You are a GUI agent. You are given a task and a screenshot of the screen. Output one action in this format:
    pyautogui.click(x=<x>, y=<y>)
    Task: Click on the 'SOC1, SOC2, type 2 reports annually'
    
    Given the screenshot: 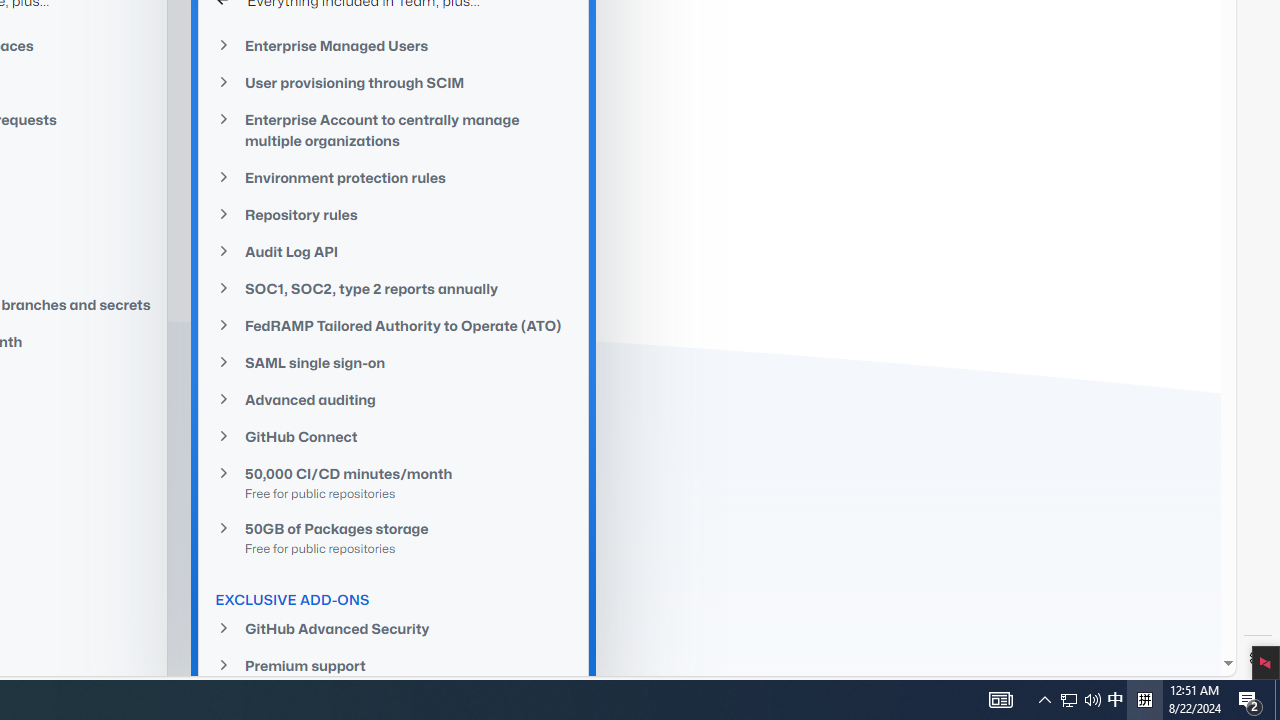 What is the action you would take?
    pyautogui.click(x=394, y=289)
    